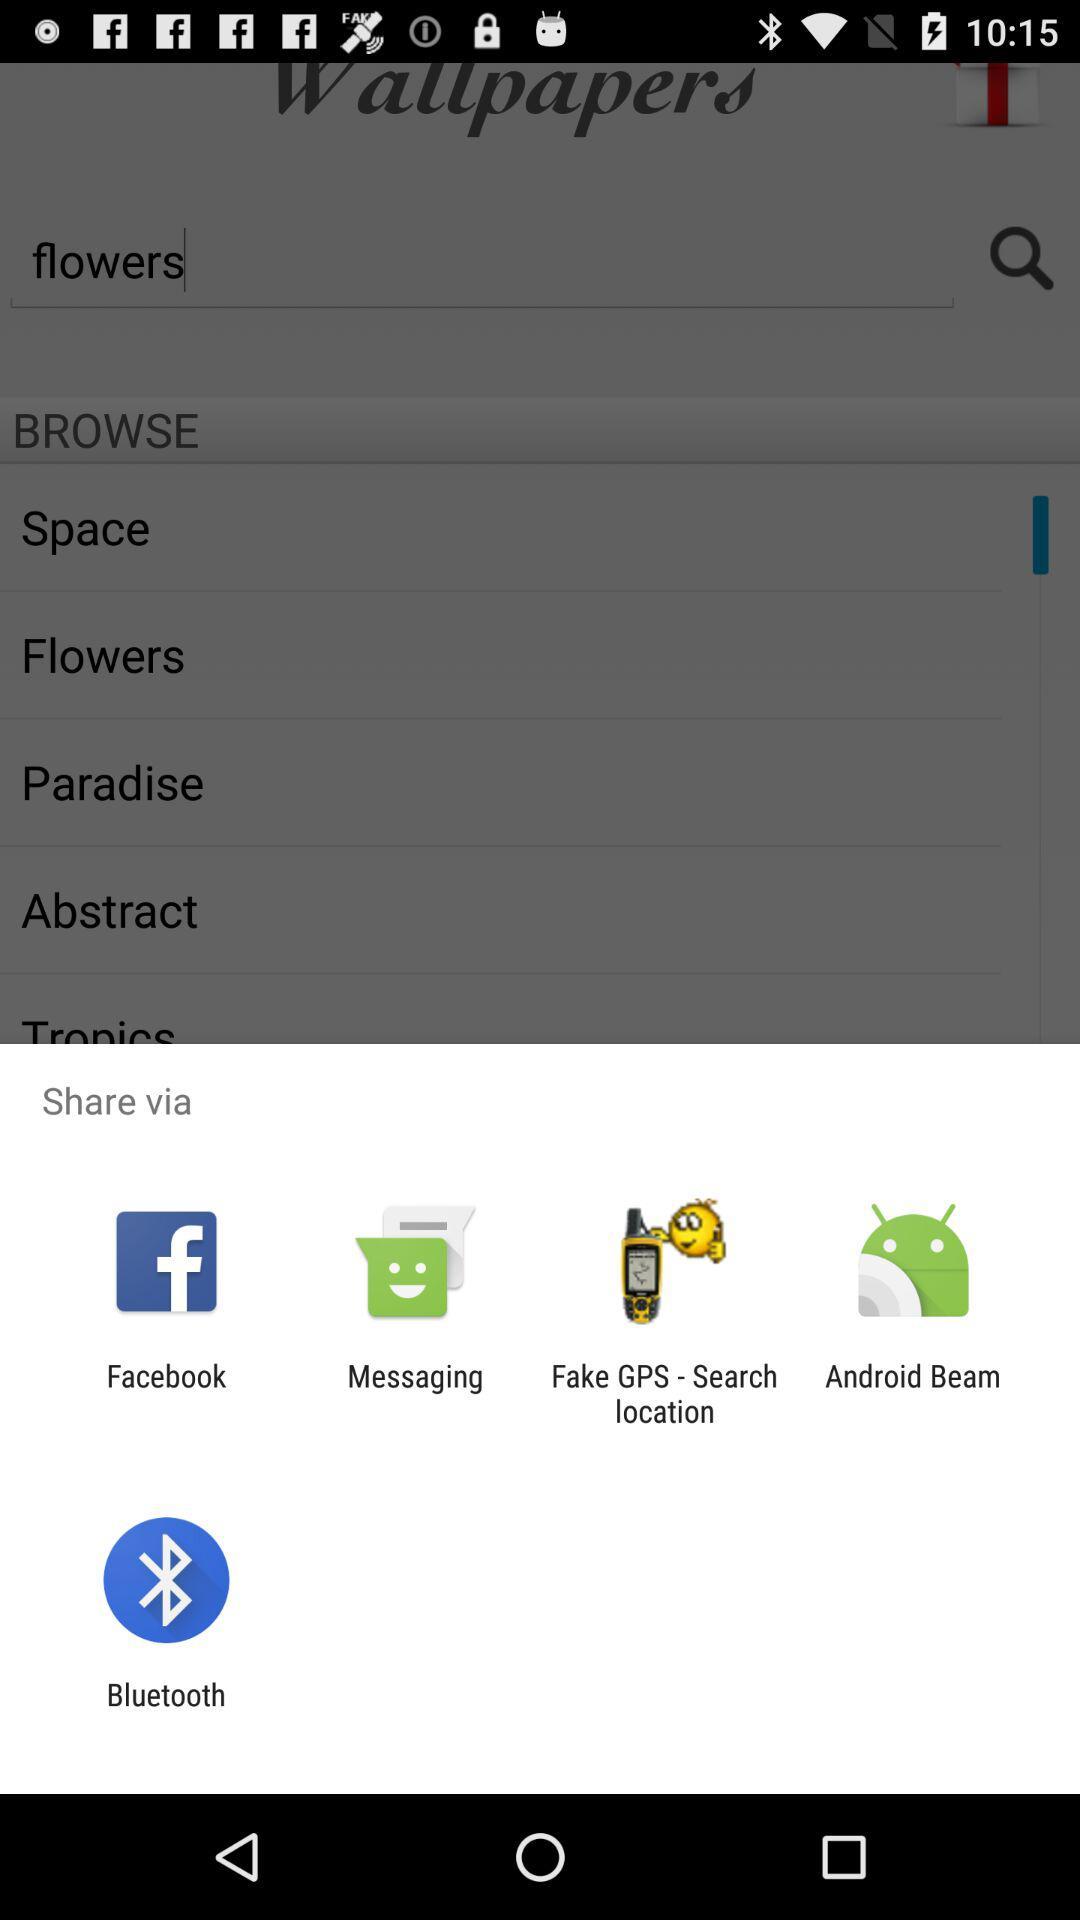 The image size is (1080, 1920). I want to click on the messaging icon, so click(414, 1392).